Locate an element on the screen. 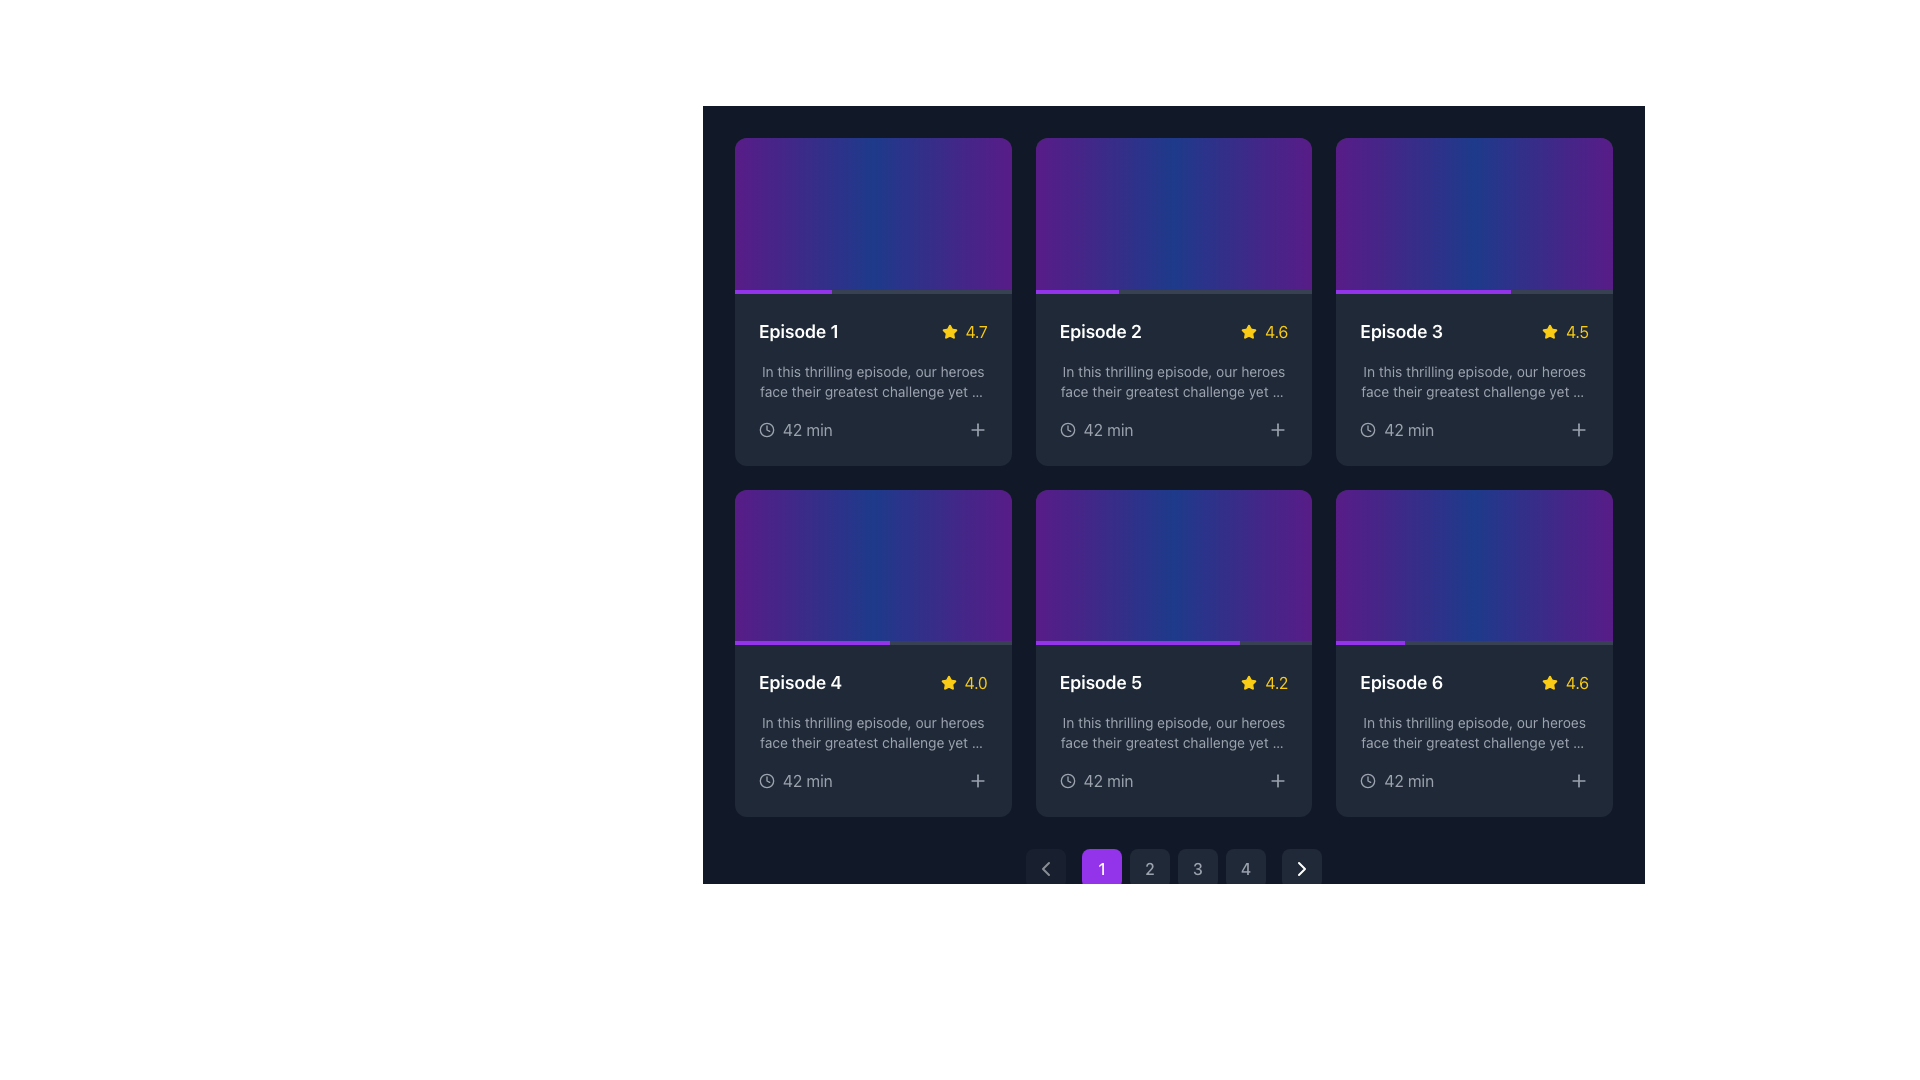 This screenshot has height=1080, width=1920. the small gray circular button with a plus sign, located at the bottom-right corner of the 'Episode 1' card, to observe its hover effects is located at coordinates (977, 428).